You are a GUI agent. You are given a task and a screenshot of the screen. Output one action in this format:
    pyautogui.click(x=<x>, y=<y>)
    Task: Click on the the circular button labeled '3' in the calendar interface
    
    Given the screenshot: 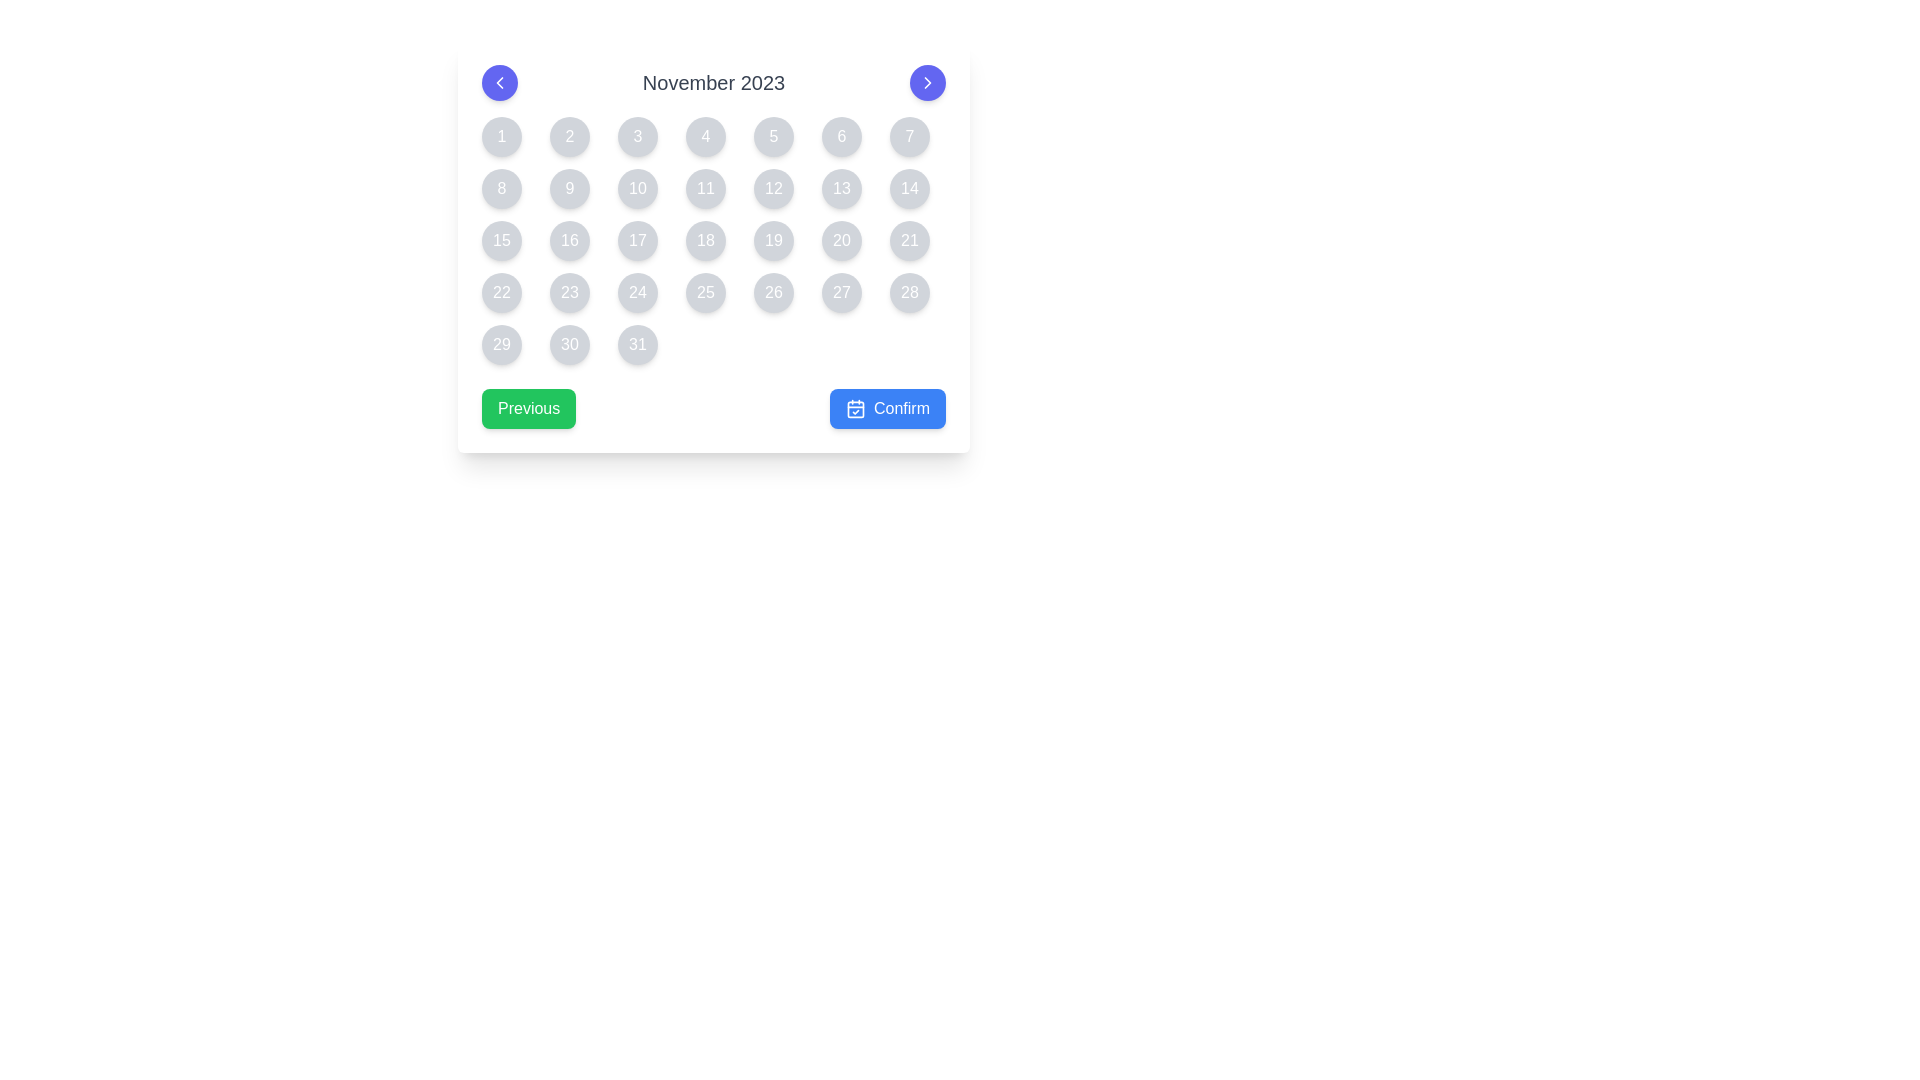 What is the action you would take?
    pyautogui.click(x=637, y=136)
    